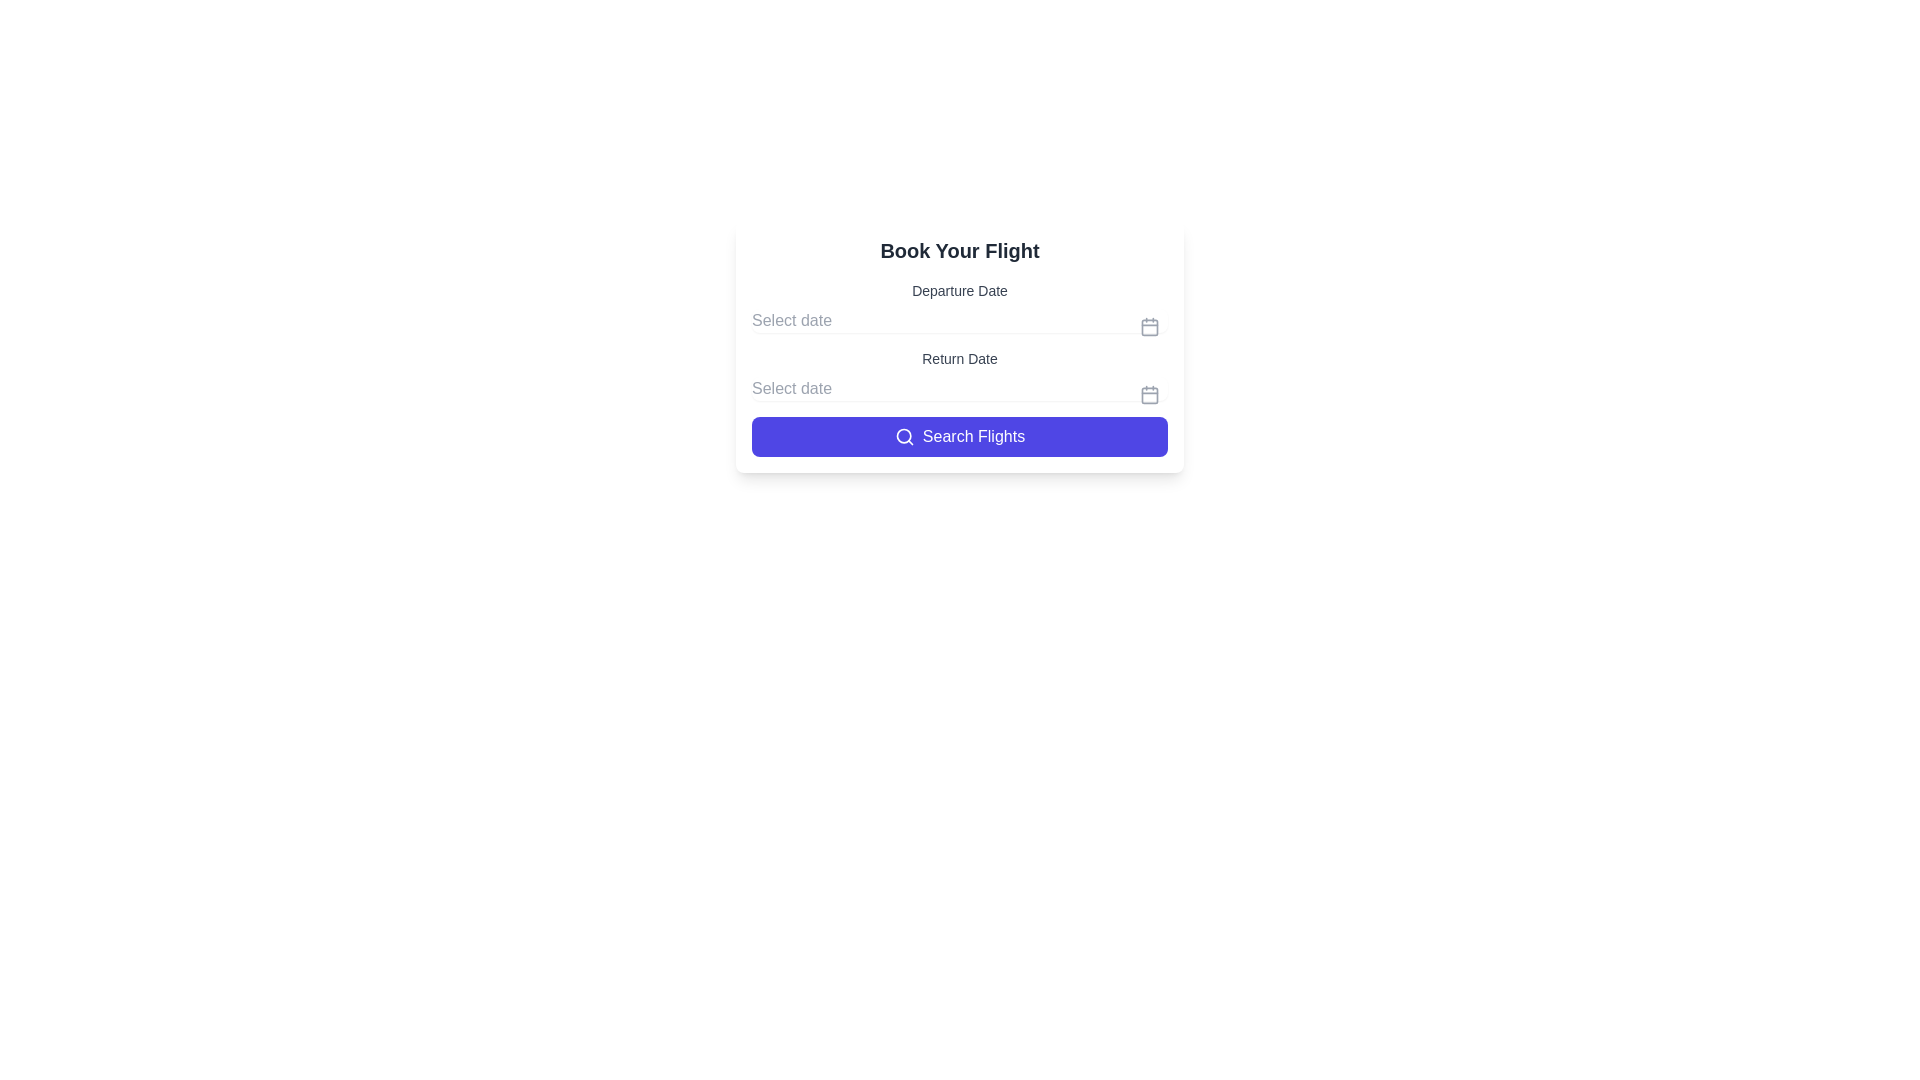  Describe the element at coordinates (902, 435) in the screenshot. I see `the inner circle of the magnifying glass` at that location.